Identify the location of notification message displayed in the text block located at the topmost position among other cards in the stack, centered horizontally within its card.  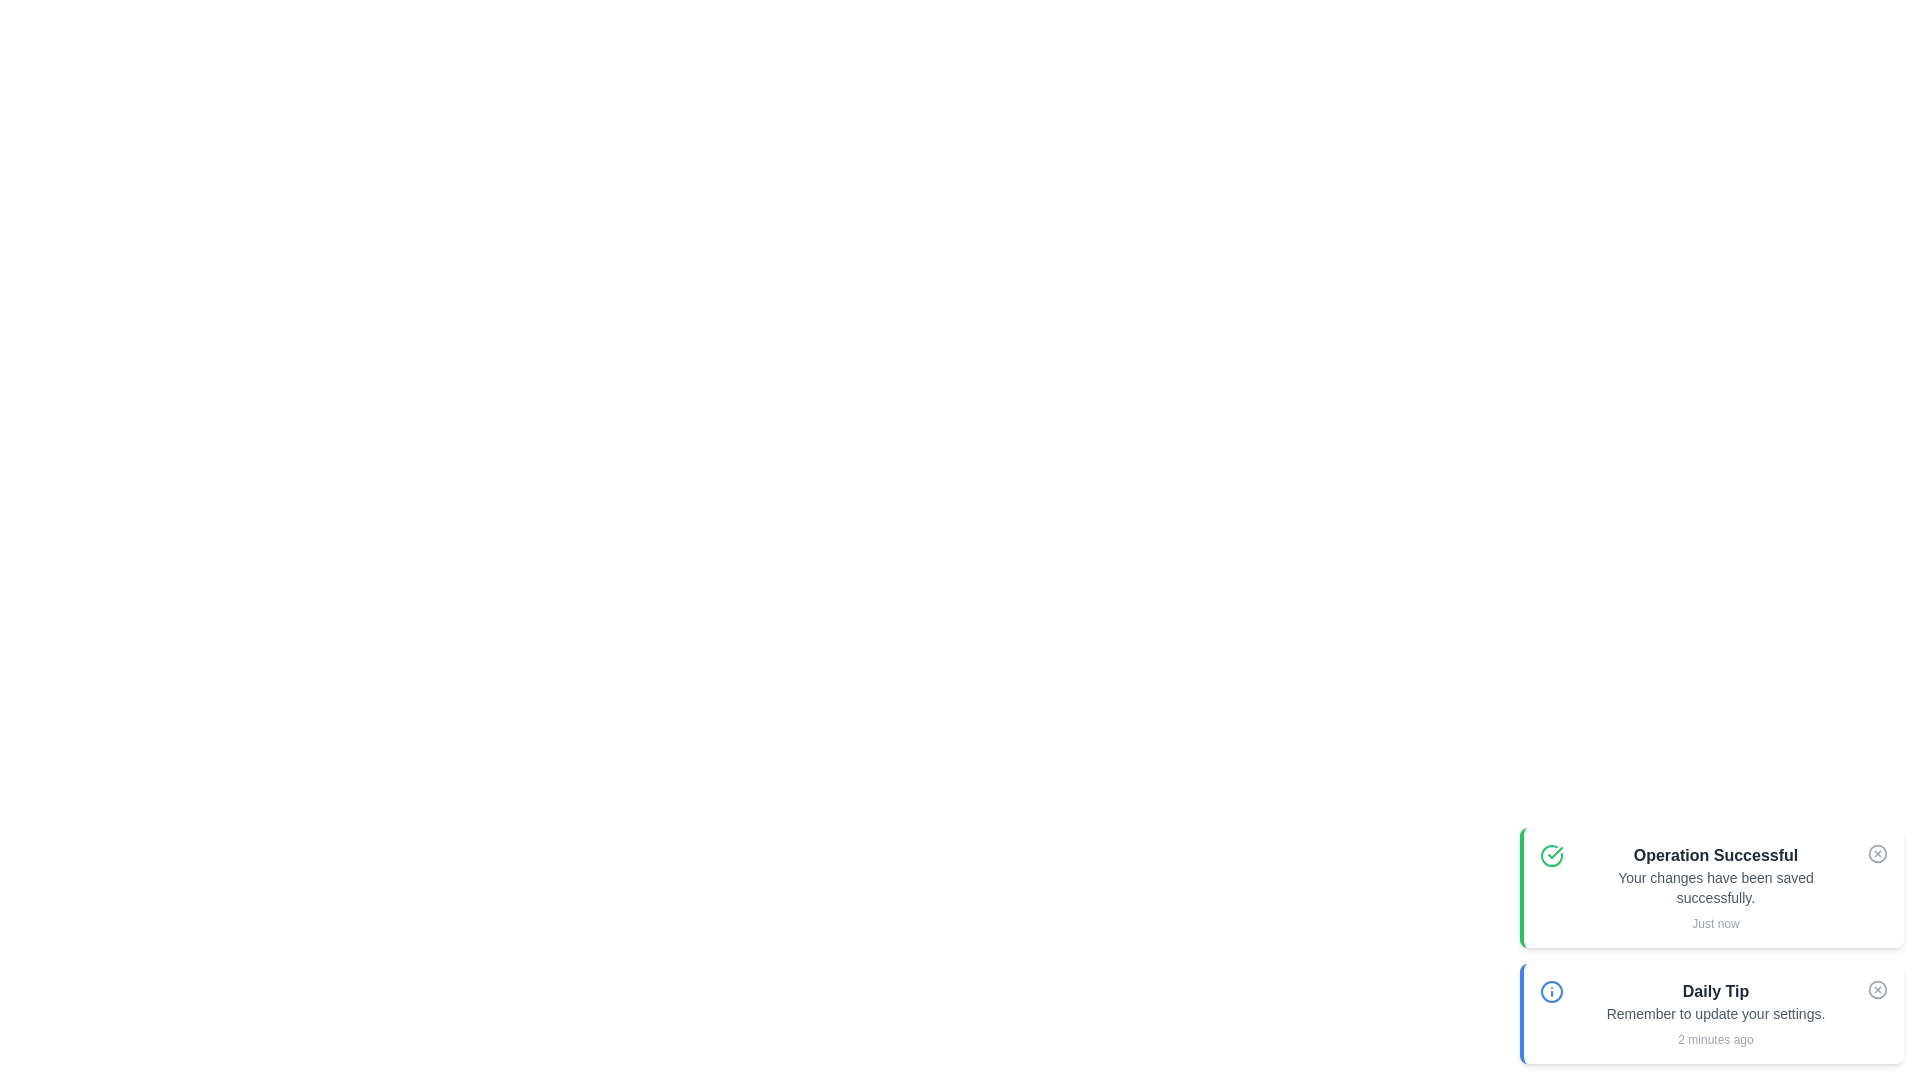
(1715, 886).